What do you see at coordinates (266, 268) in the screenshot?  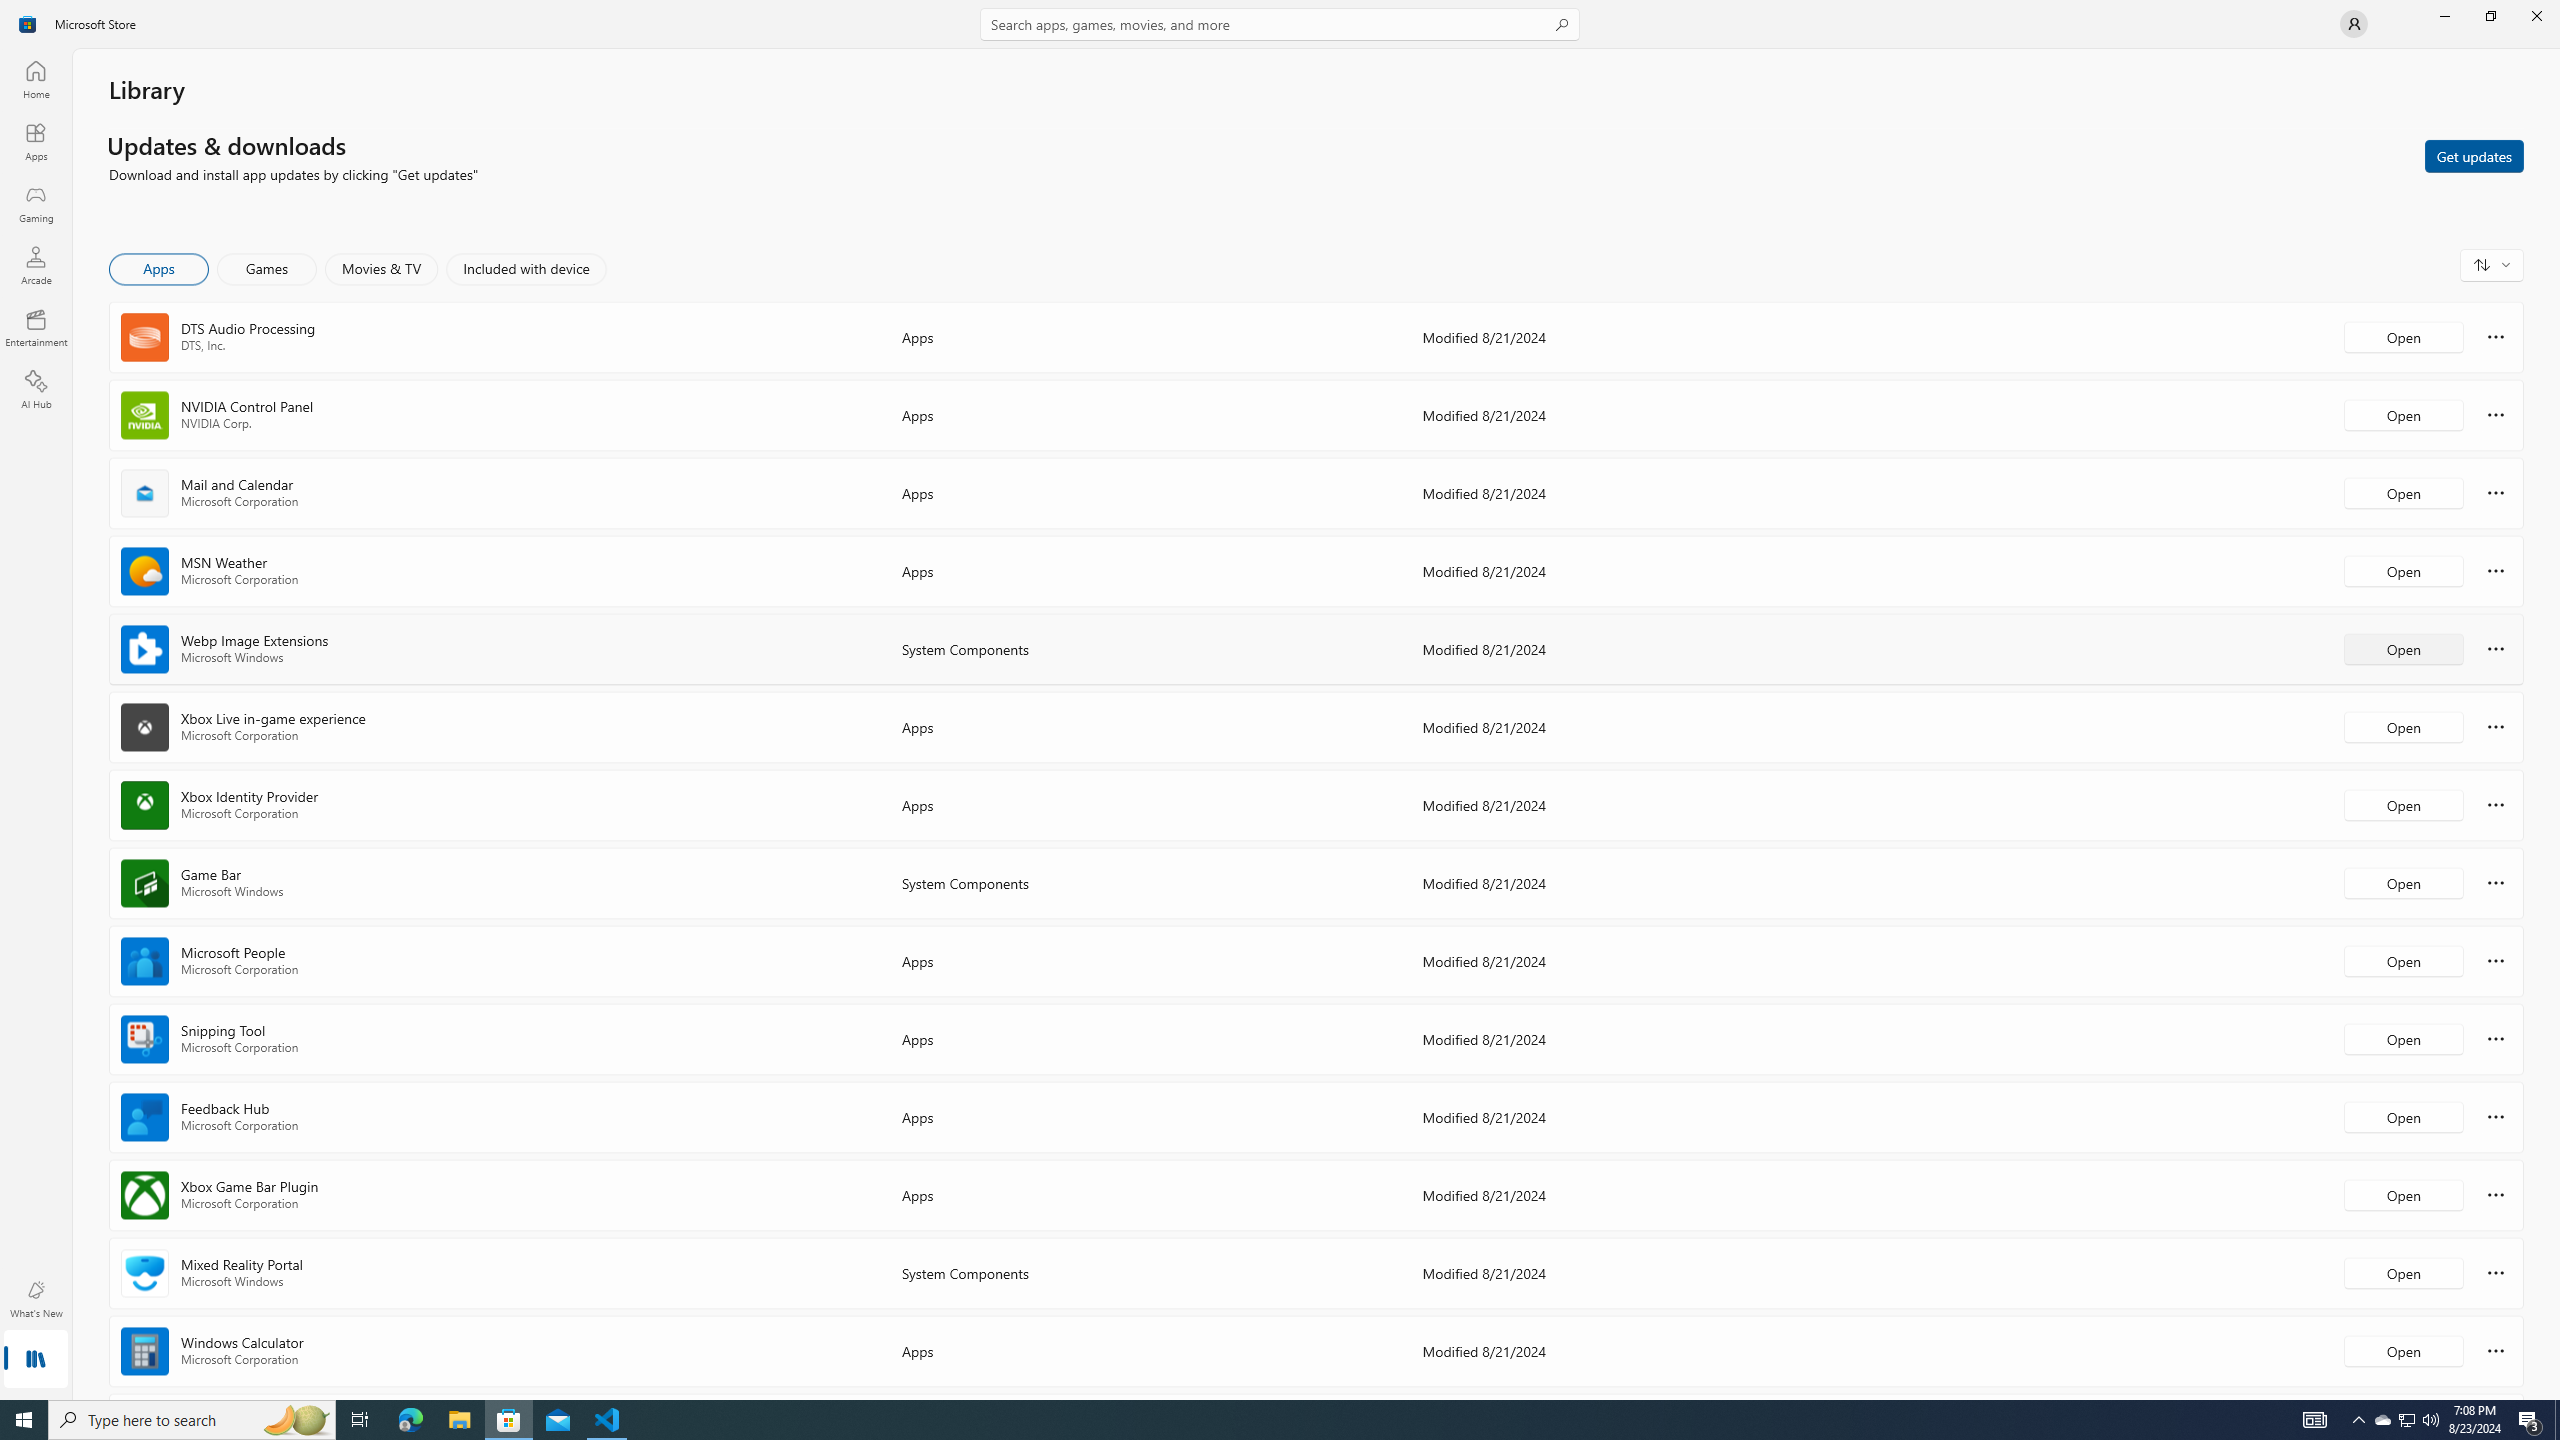 I see `'Games'` at bounding box center [266, 268].